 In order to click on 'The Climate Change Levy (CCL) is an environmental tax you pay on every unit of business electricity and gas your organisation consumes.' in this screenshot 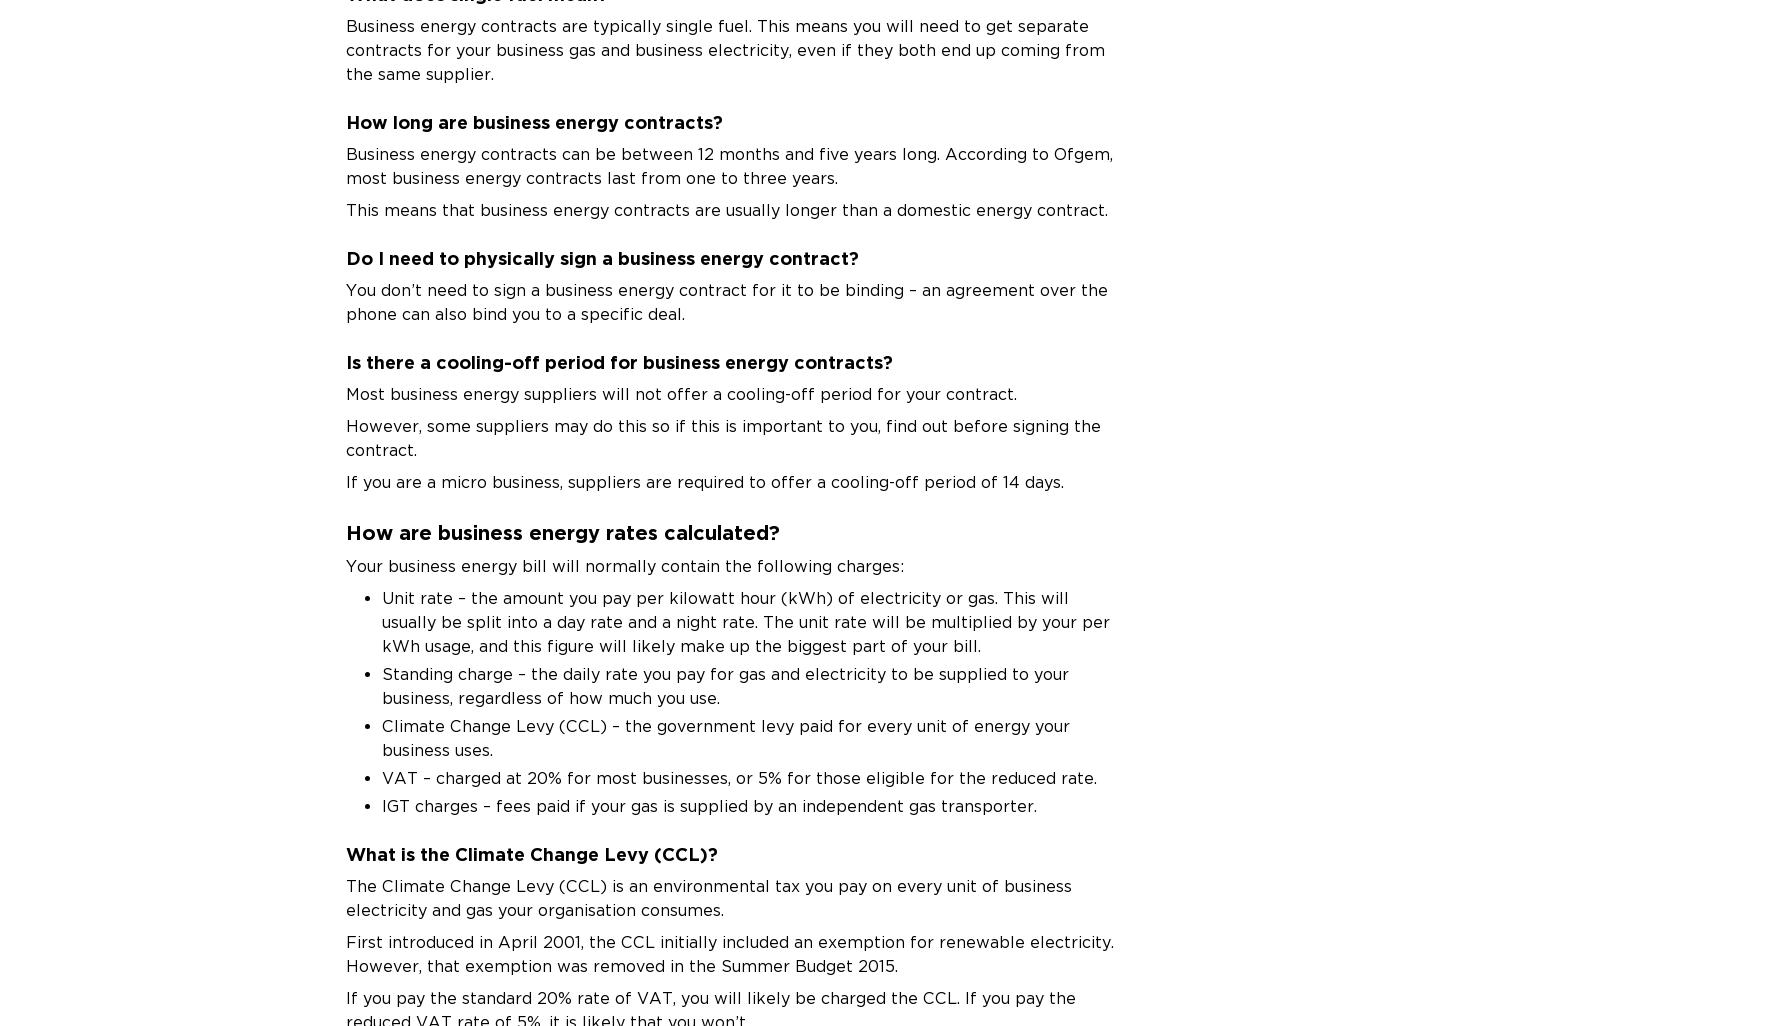, I will do `click(708, 896)`.